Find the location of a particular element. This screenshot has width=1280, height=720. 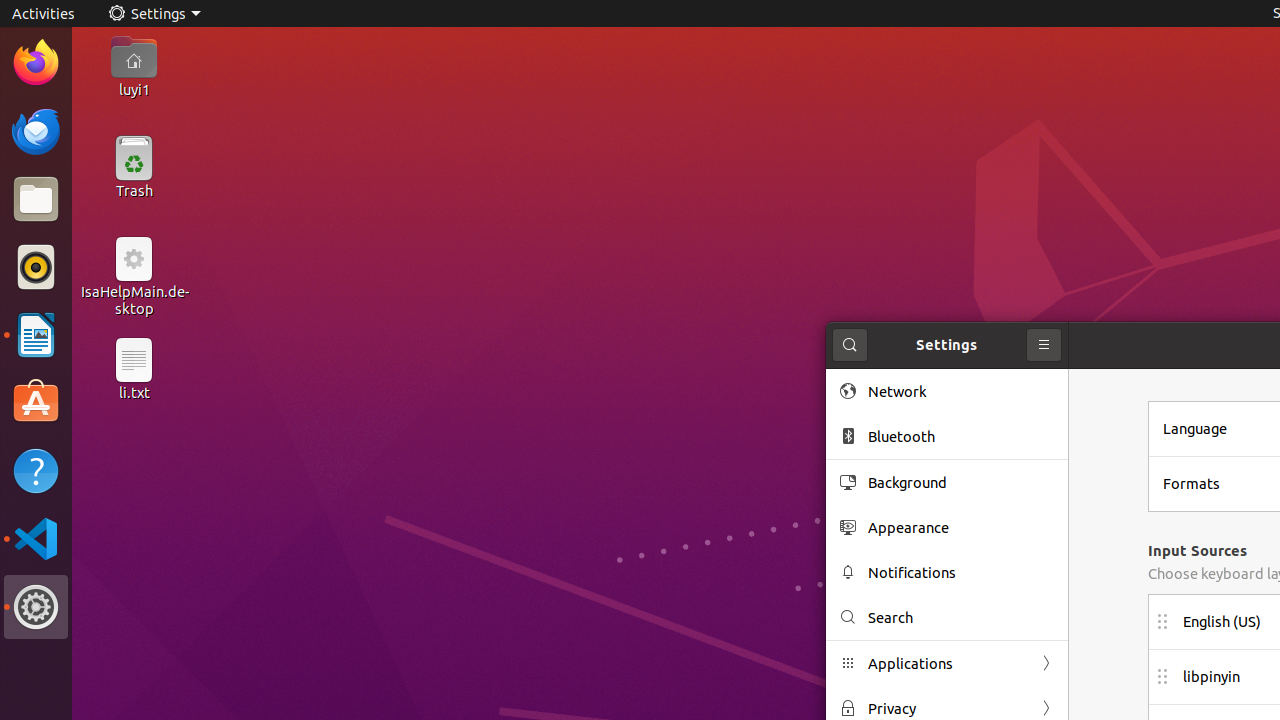

'Primary Menu' is located at coordinates (1042, 344).